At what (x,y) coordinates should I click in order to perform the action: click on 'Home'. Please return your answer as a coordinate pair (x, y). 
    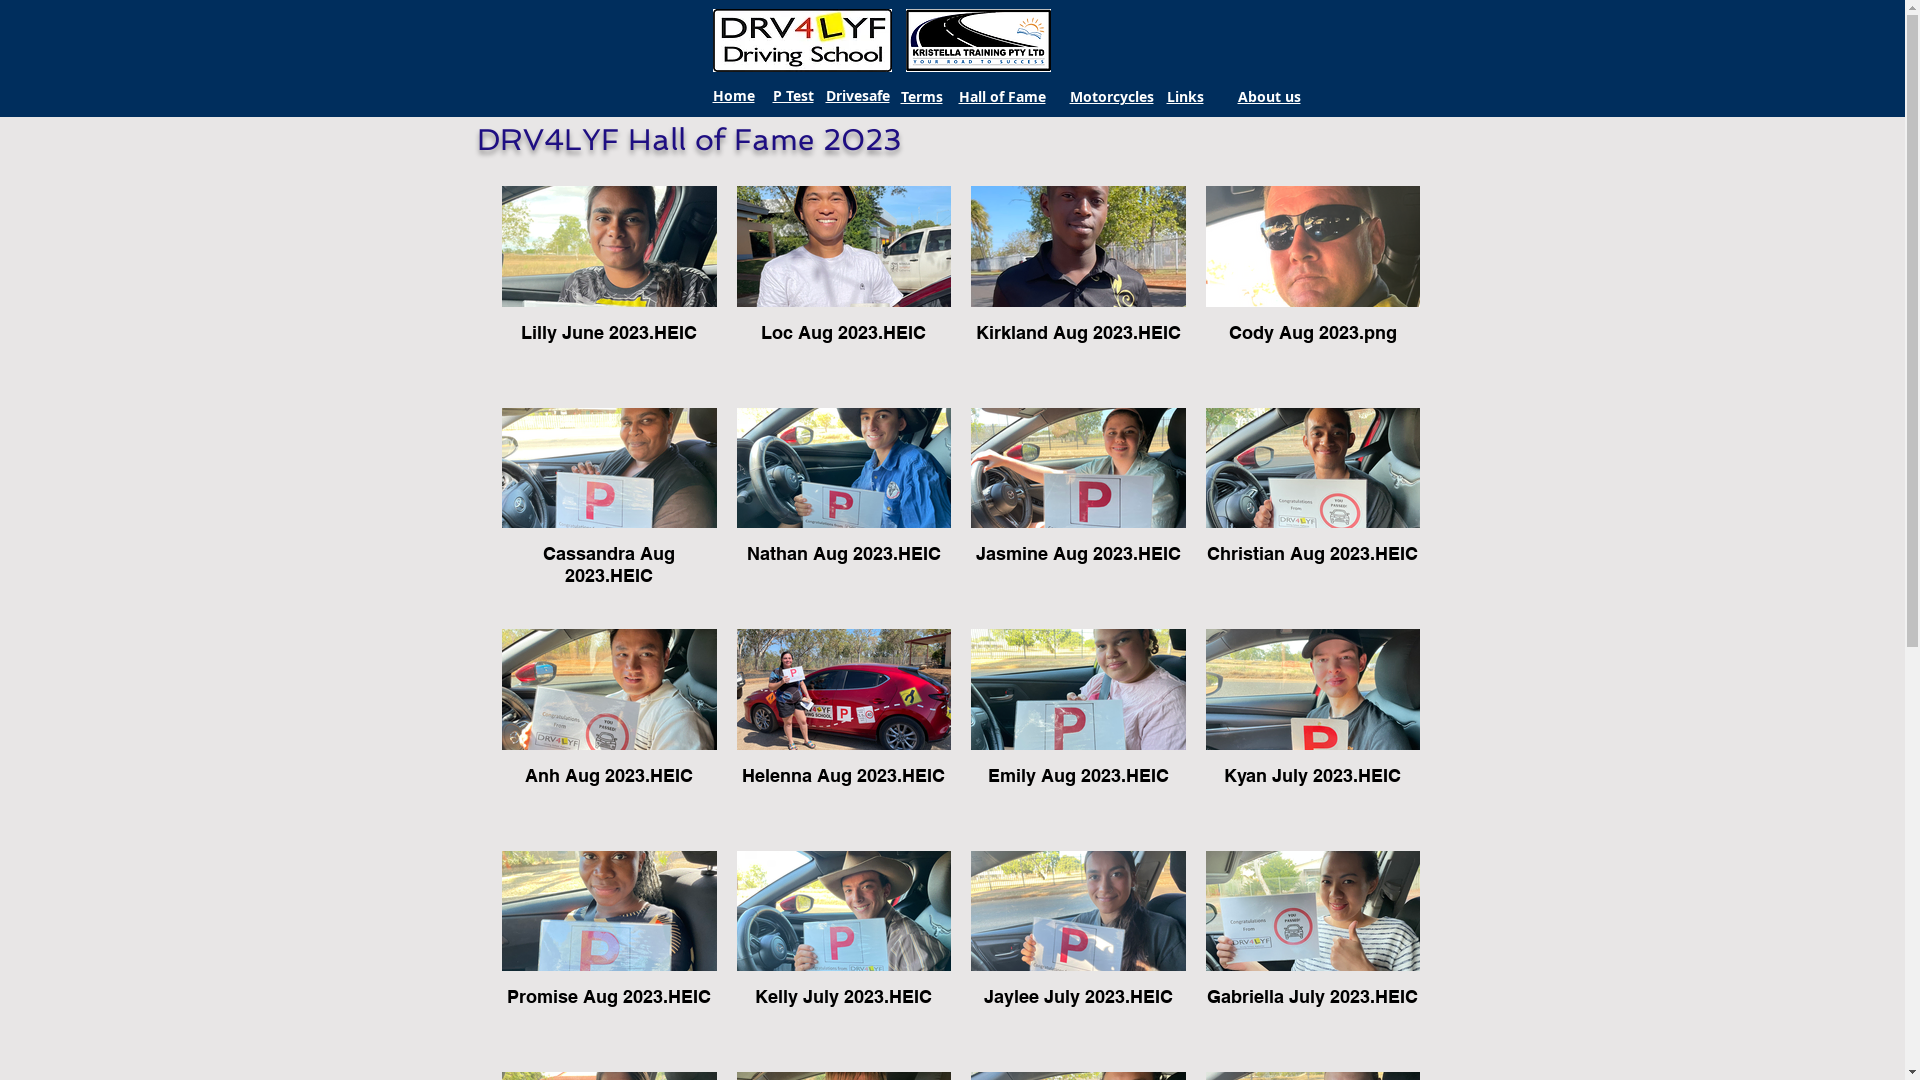
    Looking at the image, I should click on (732, 95).